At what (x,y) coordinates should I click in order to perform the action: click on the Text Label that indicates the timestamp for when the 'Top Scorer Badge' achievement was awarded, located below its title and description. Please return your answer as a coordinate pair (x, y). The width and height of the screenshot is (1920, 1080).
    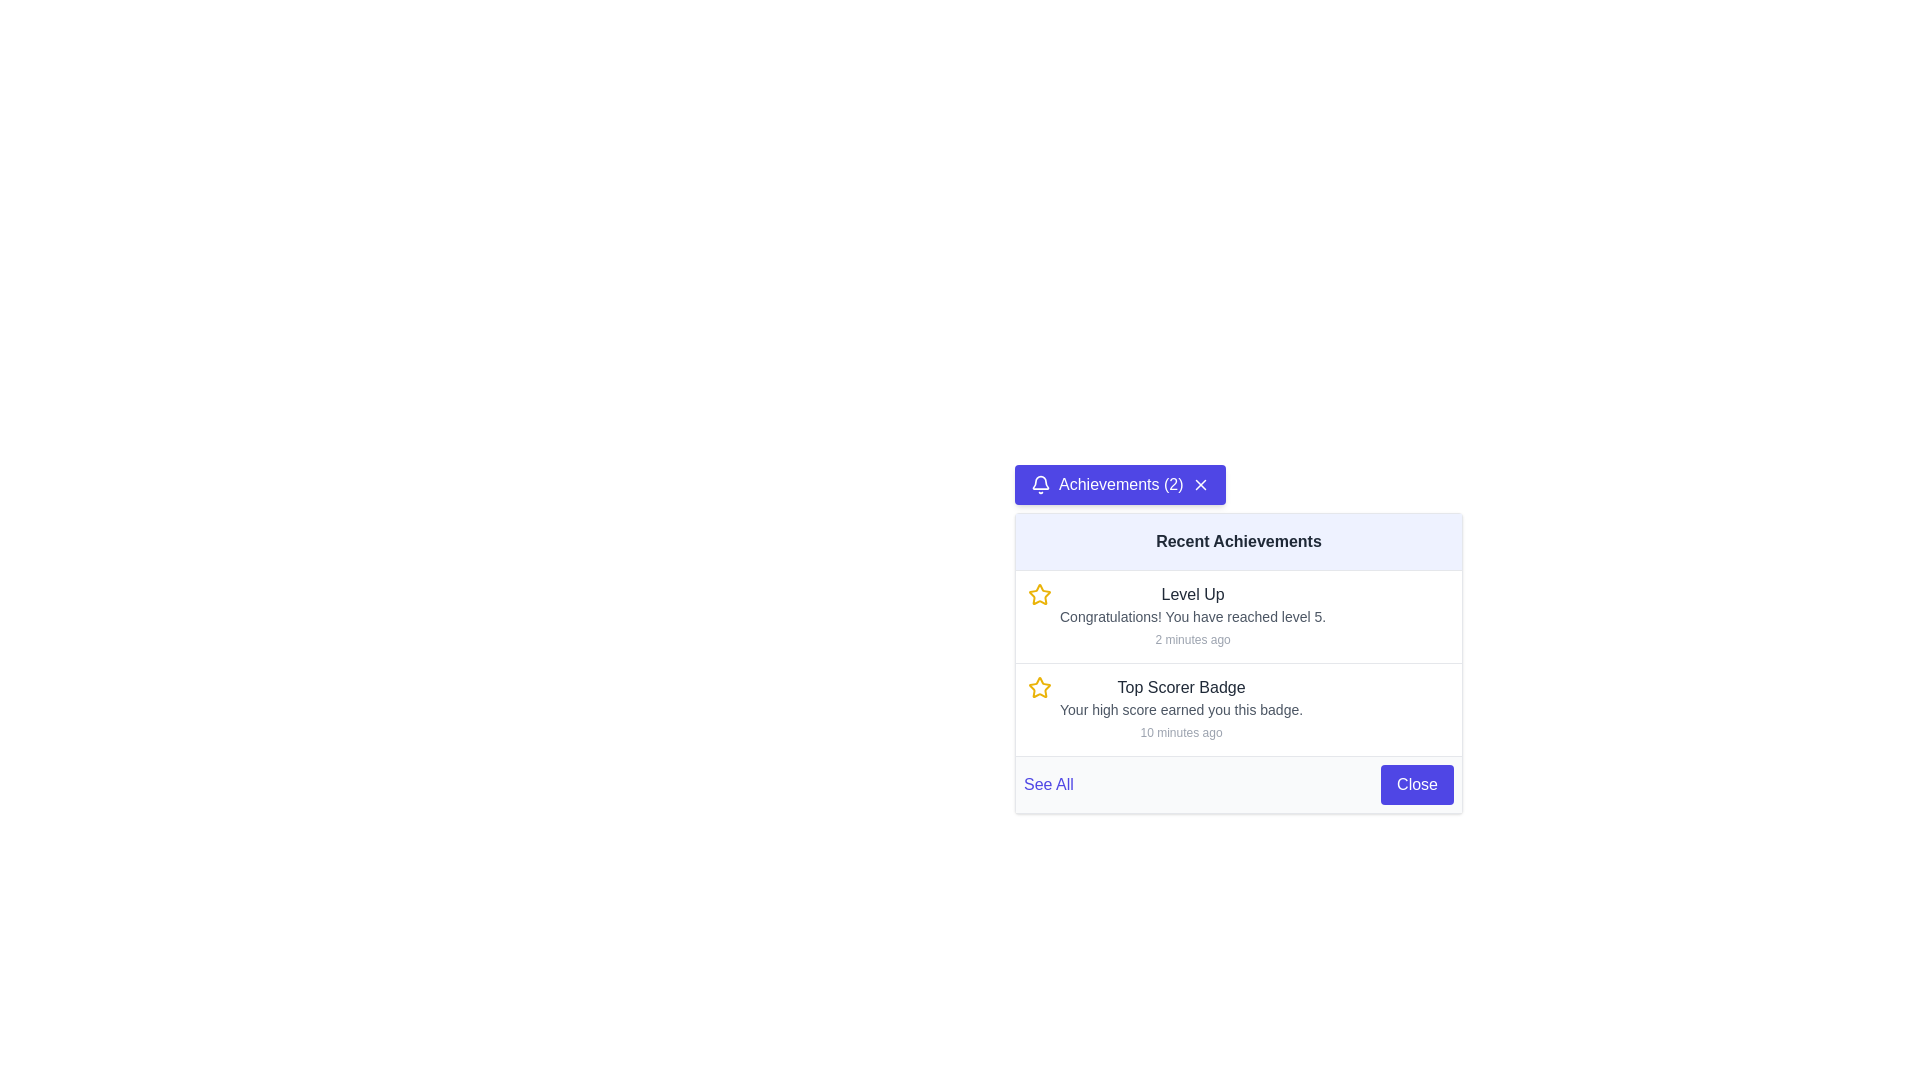
    Looking at the image, I should click on (1181, 732).